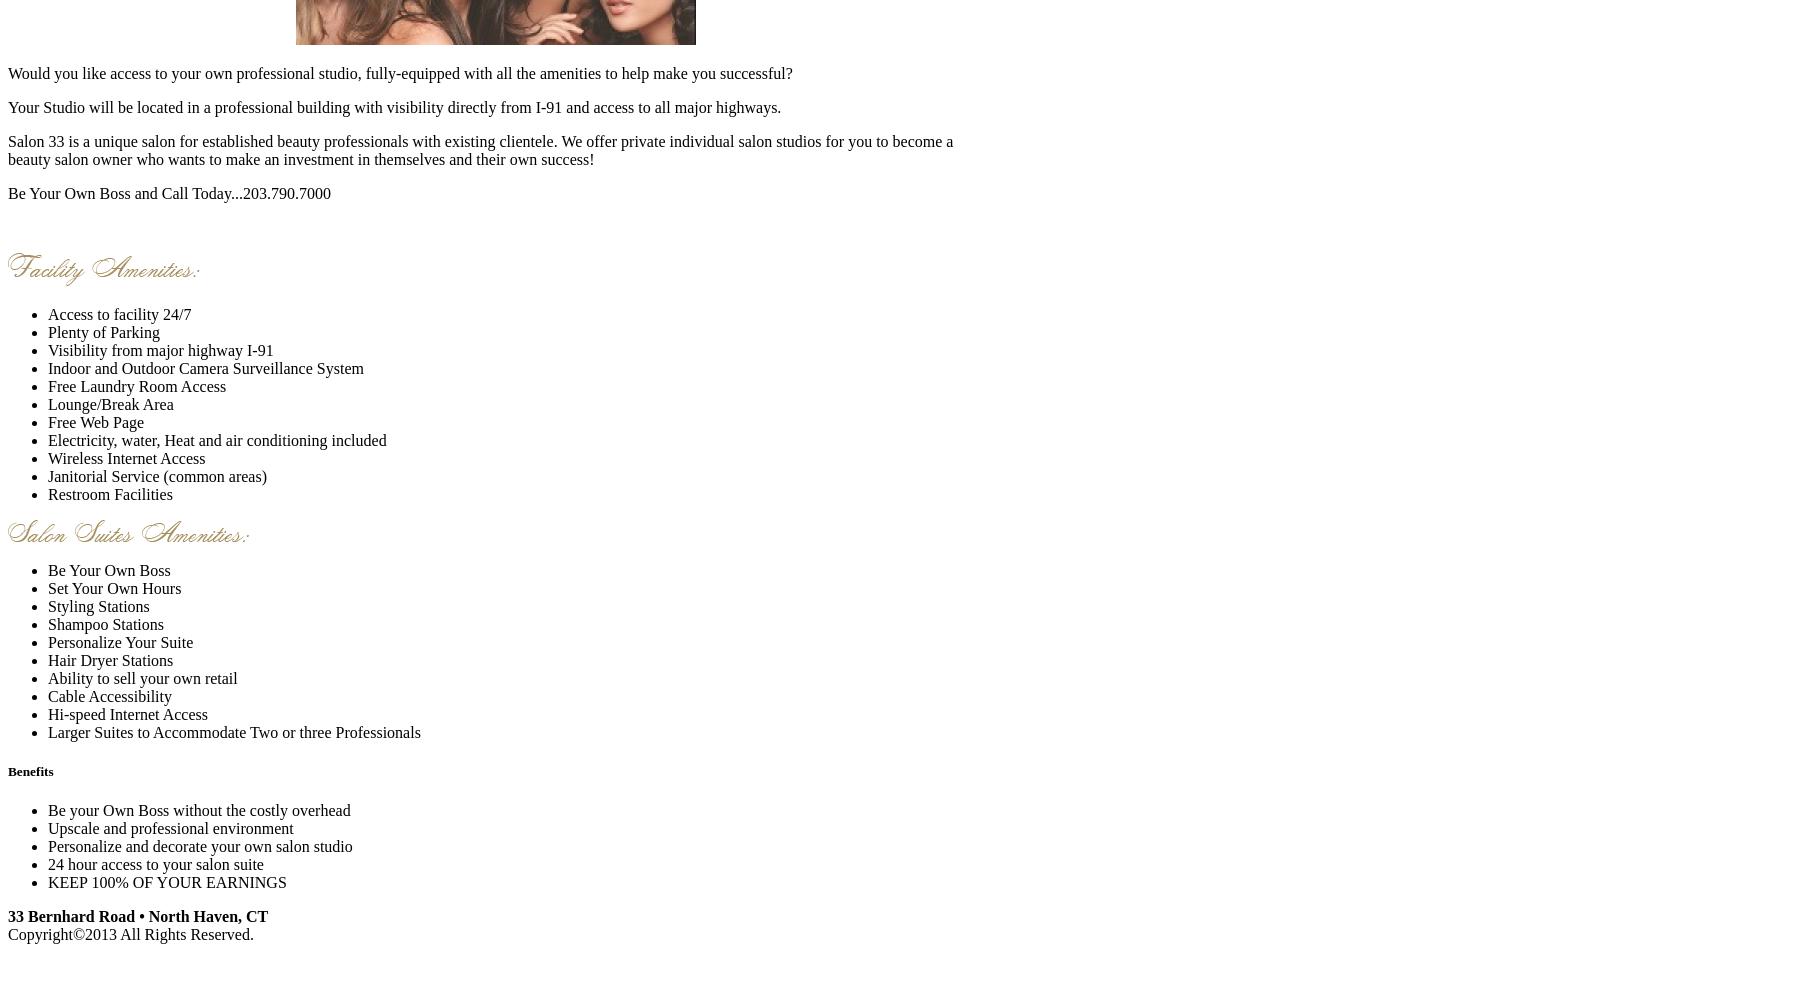 The image size is (1811, 1000). Describe the element at coordinates (141, 677) in the screenshot. I see `'Ability to sell your own retail'` at that location.